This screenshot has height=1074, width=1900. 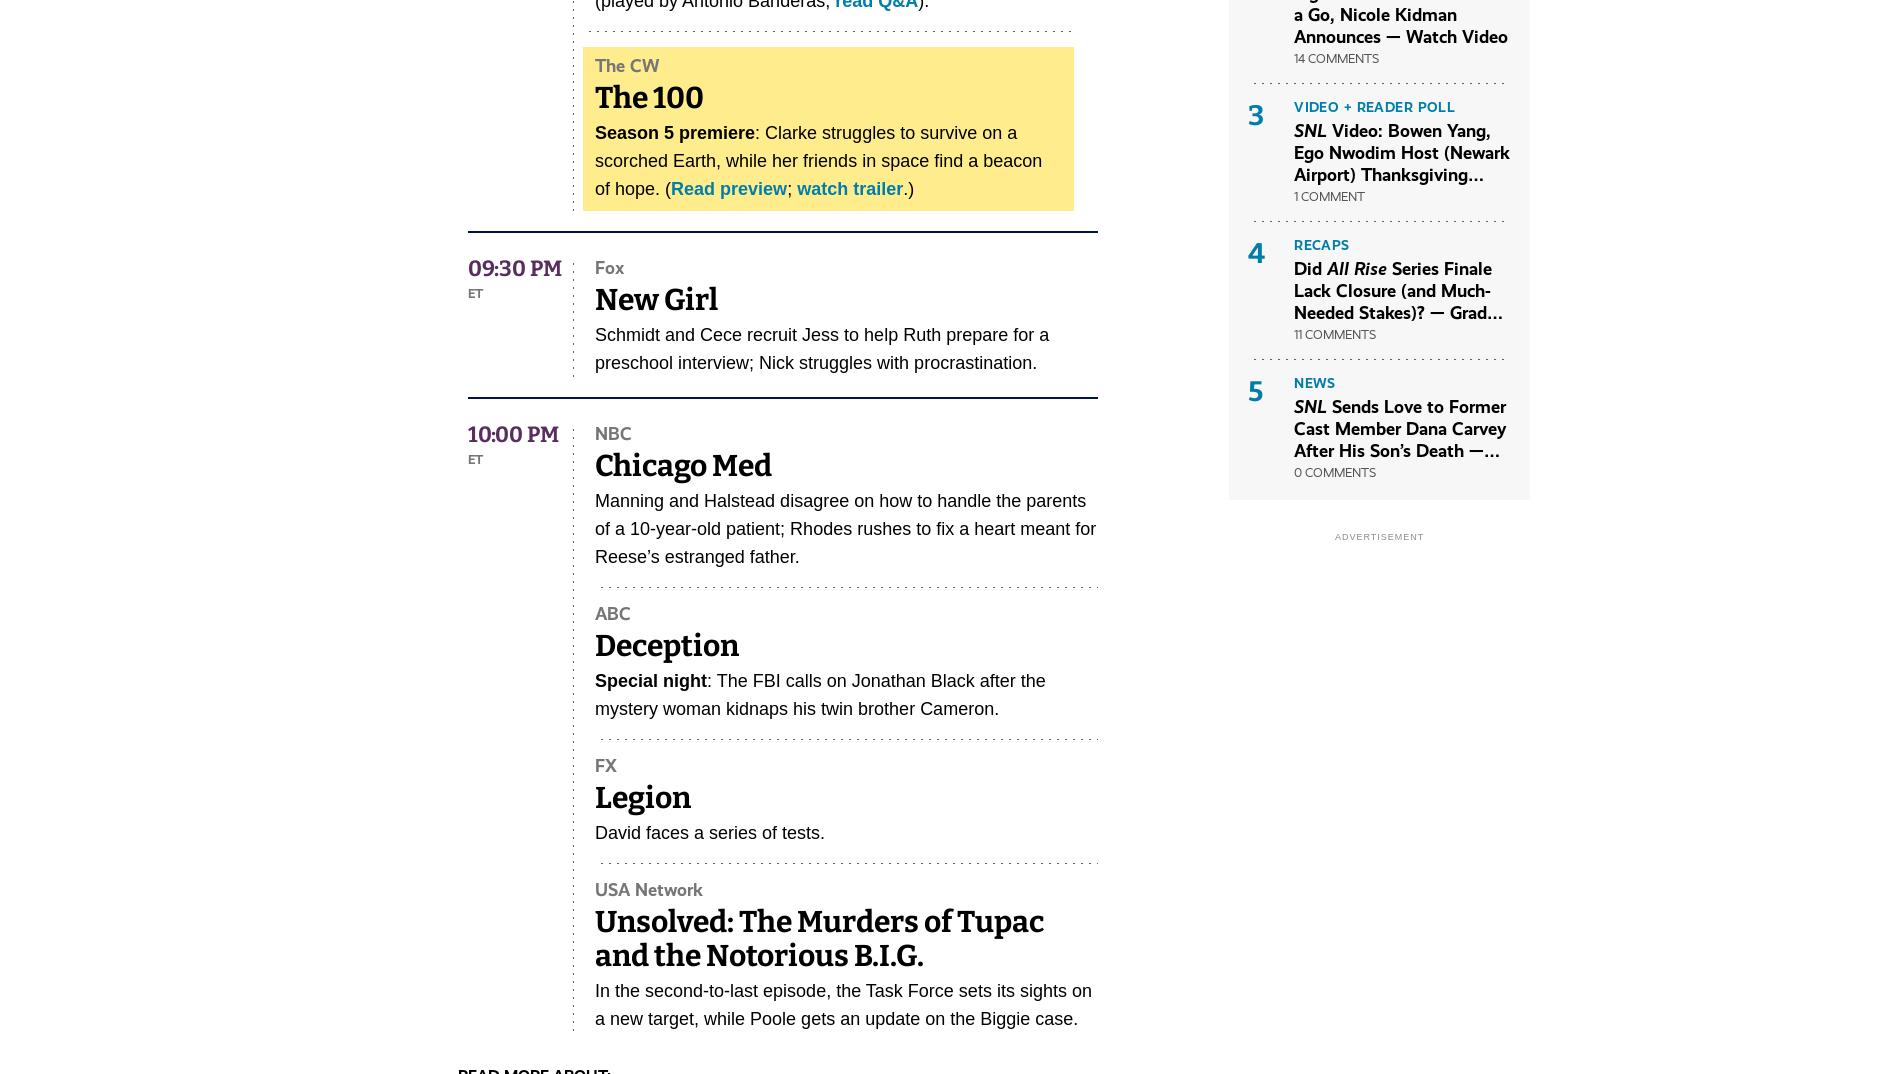 What do you see at coordinates (1293, 471) in the screenshot?
I see `'0 Comments'` at bounding box center [1293, 471].